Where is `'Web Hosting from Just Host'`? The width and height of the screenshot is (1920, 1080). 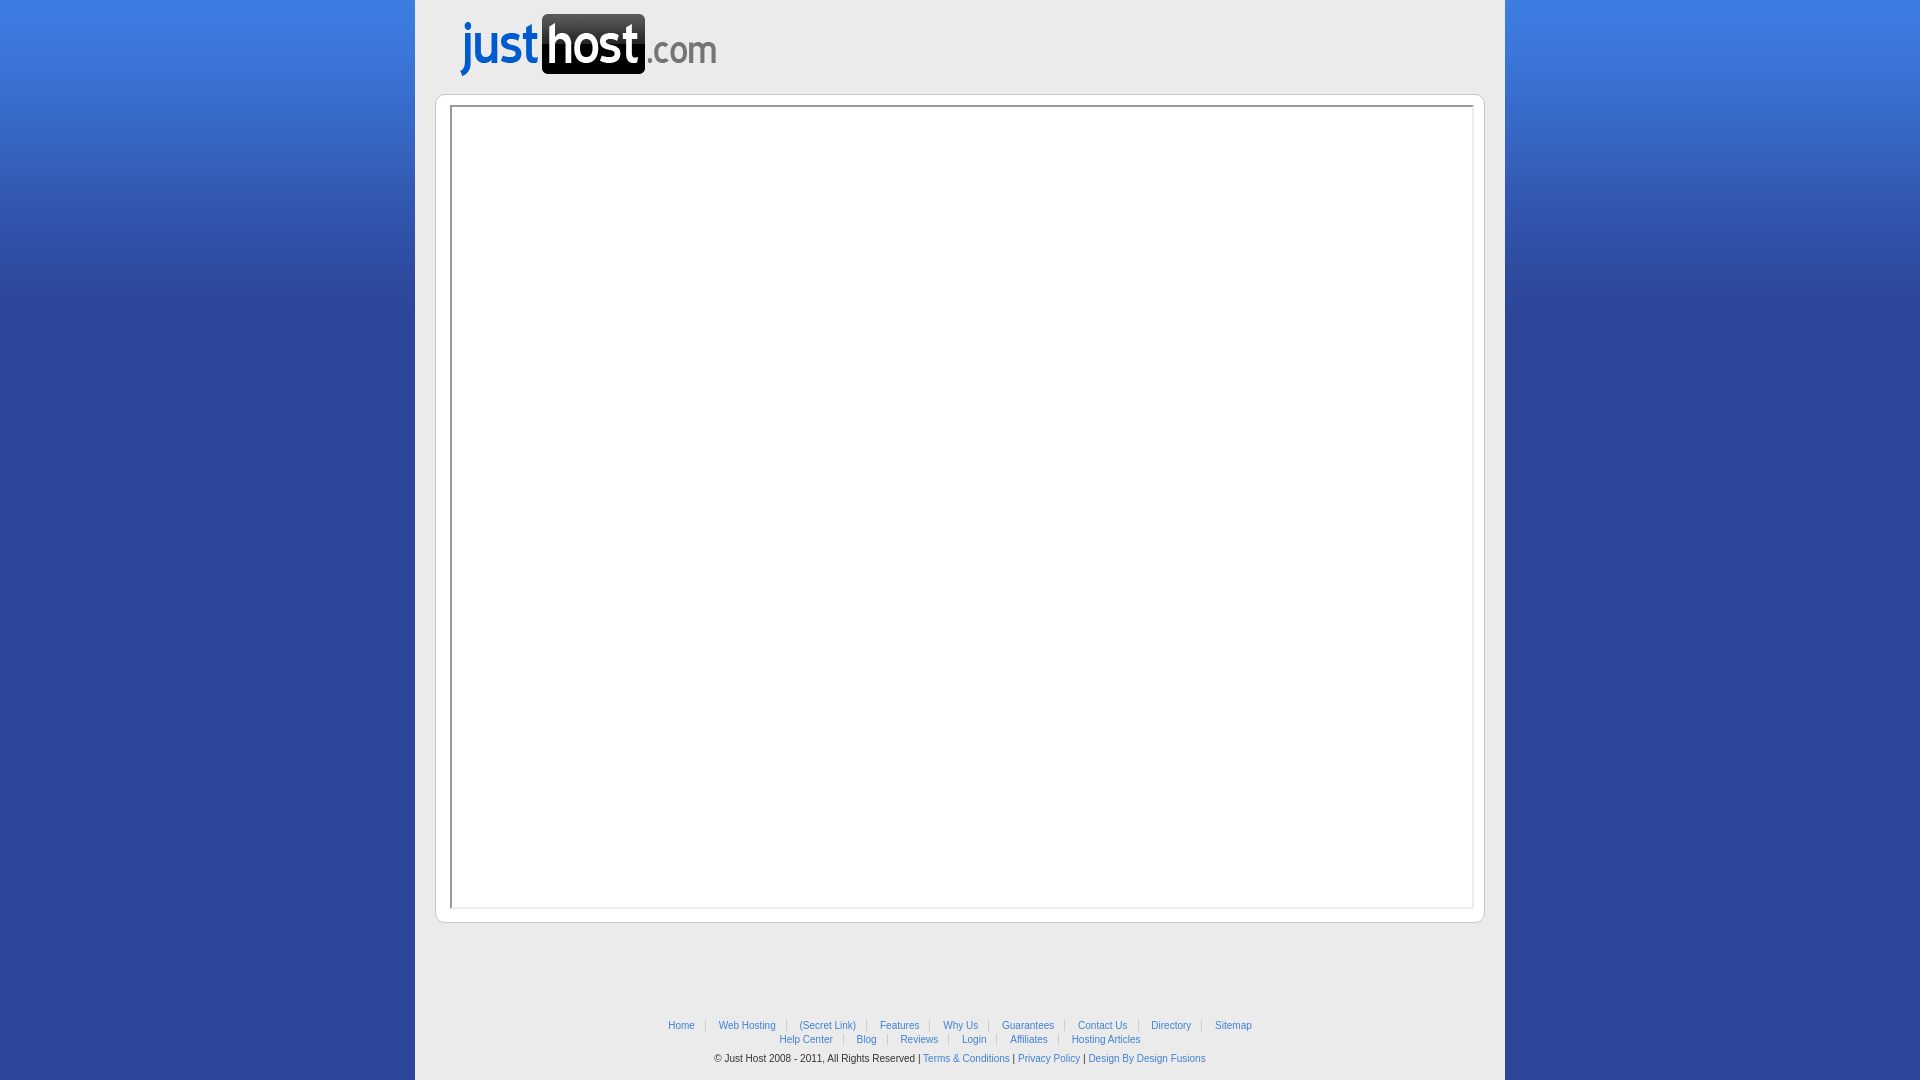 'Web Hosting from Just Host' is located at coordinates (459, 38).